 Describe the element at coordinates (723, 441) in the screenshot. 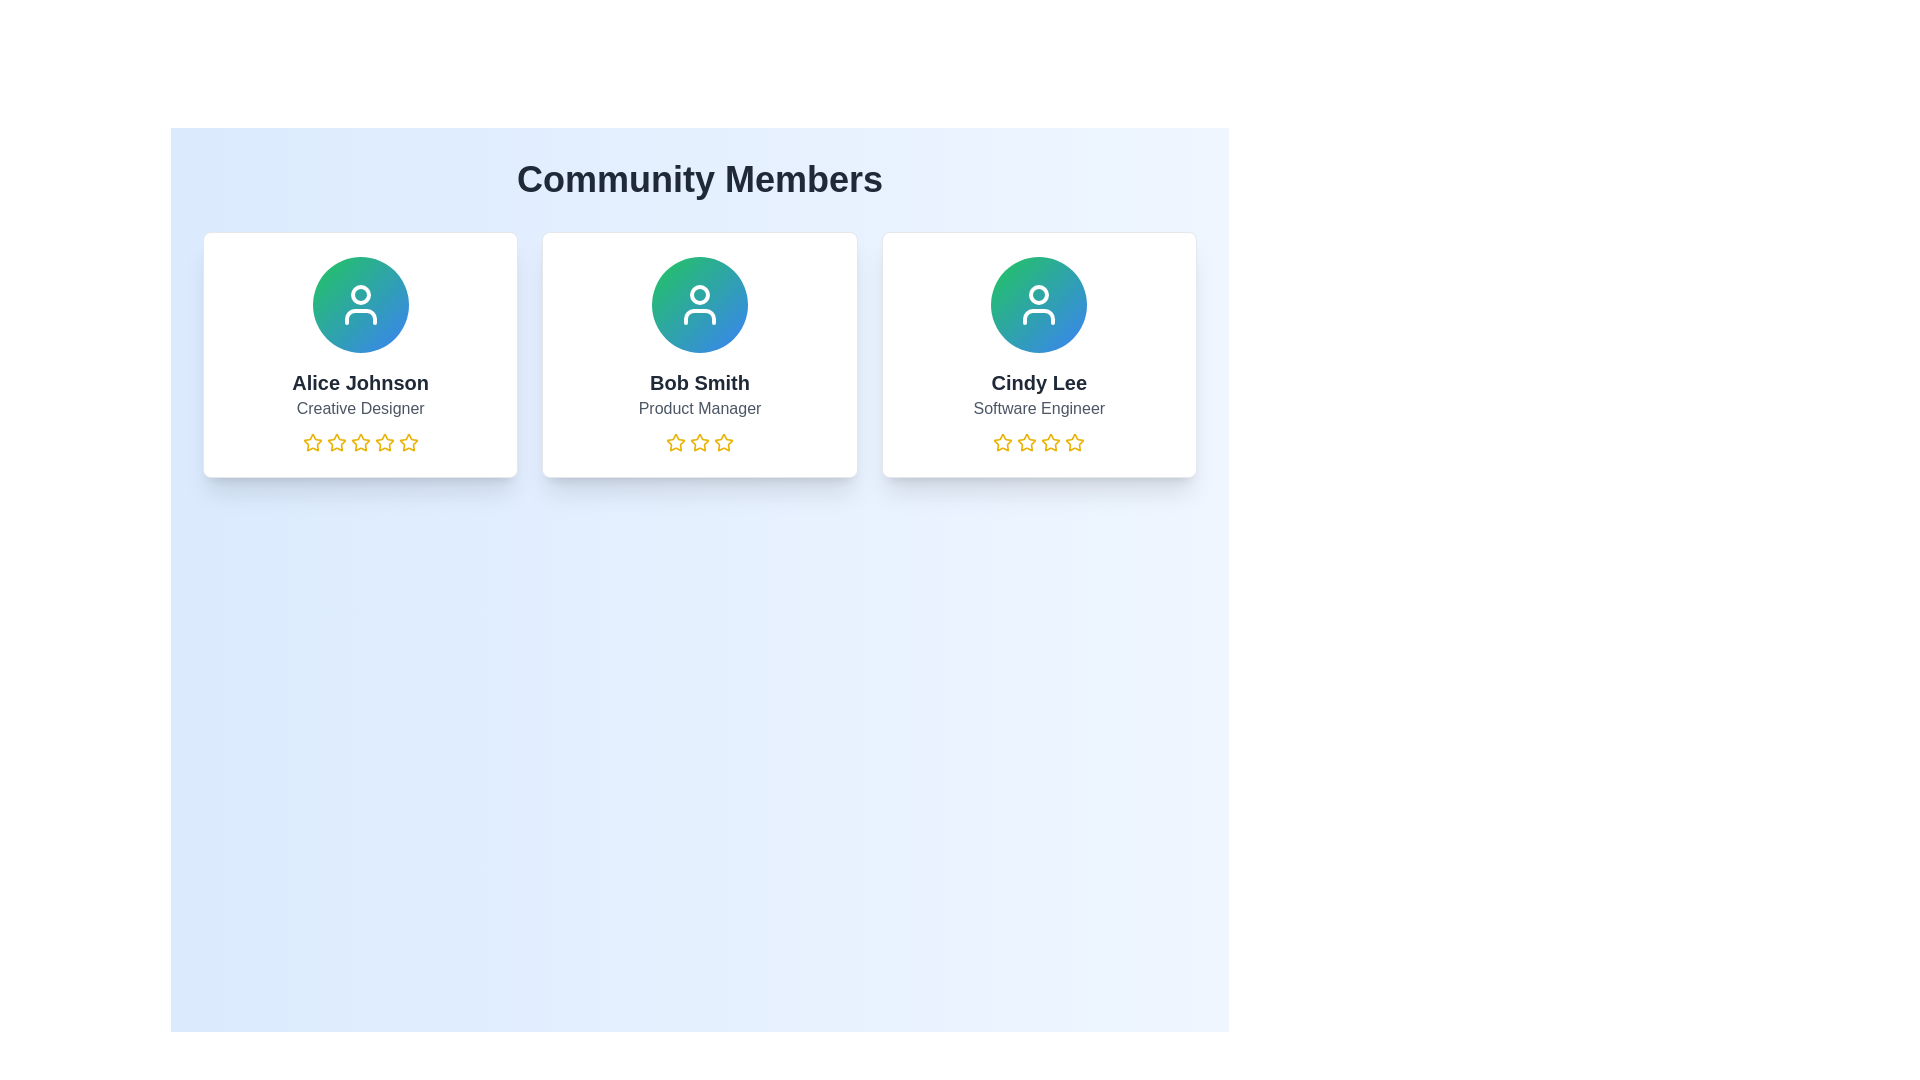

I see `the third star icon filled with yellow color under 'Bob Smith'` at that location.